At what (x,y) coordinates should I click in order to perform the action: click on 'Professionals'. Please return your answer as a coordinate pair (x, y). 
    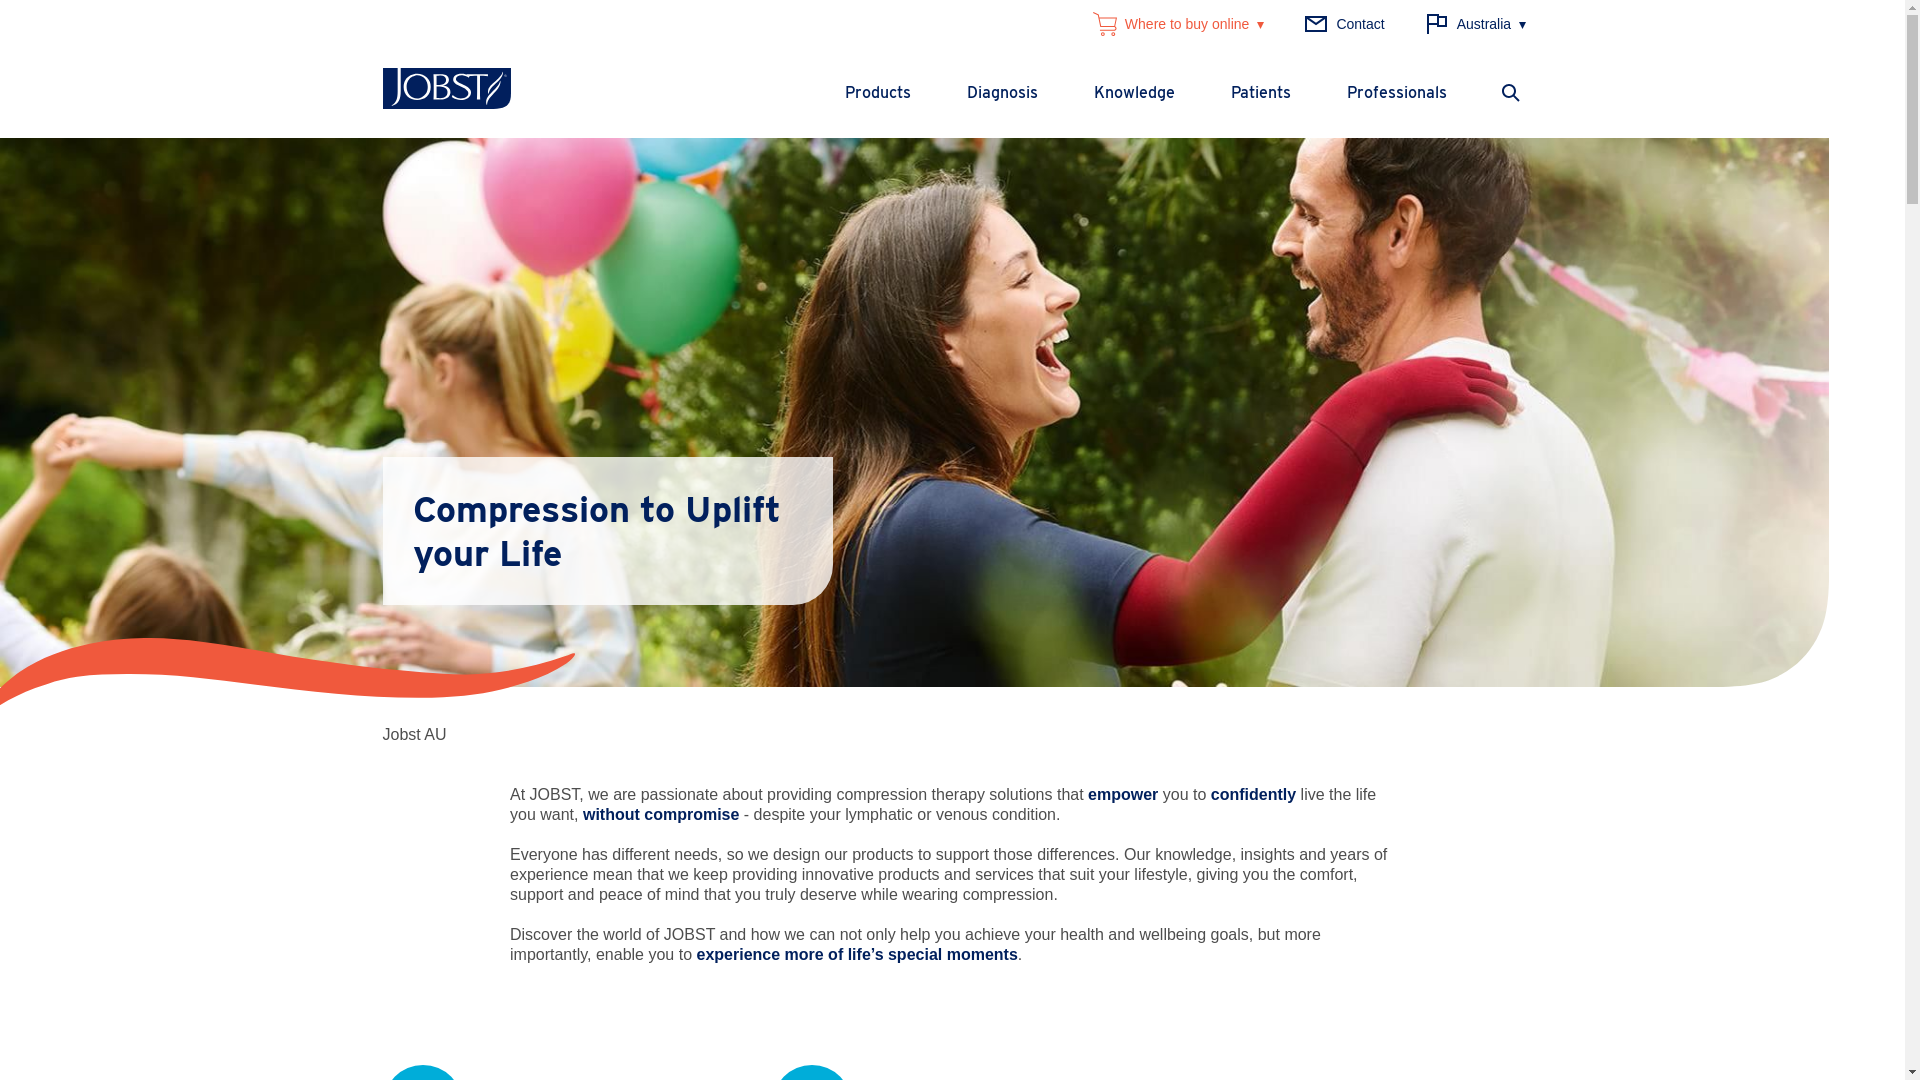
    Looking at the image, I should click on (1395, 92).